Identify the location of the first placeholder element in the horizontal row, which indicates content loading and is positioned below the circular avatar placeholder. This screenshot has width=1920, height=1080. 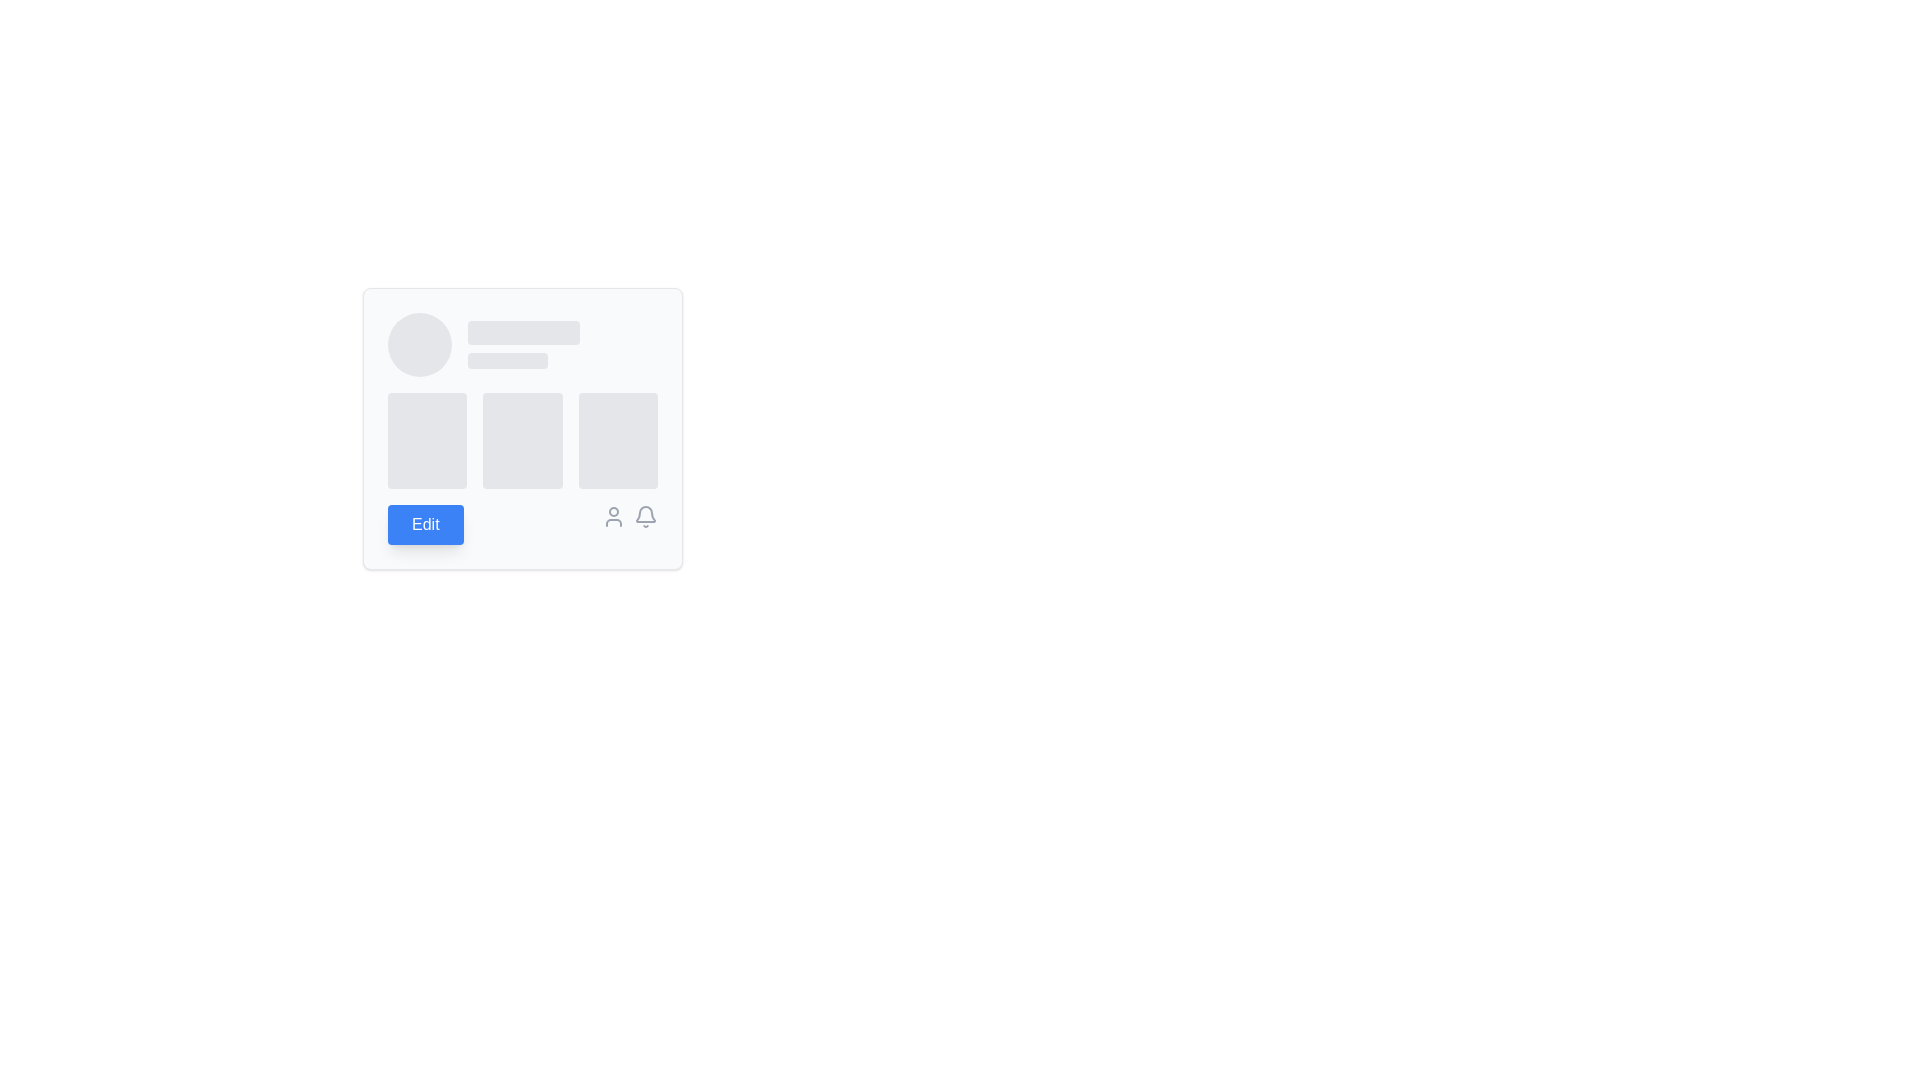
(426, 439).